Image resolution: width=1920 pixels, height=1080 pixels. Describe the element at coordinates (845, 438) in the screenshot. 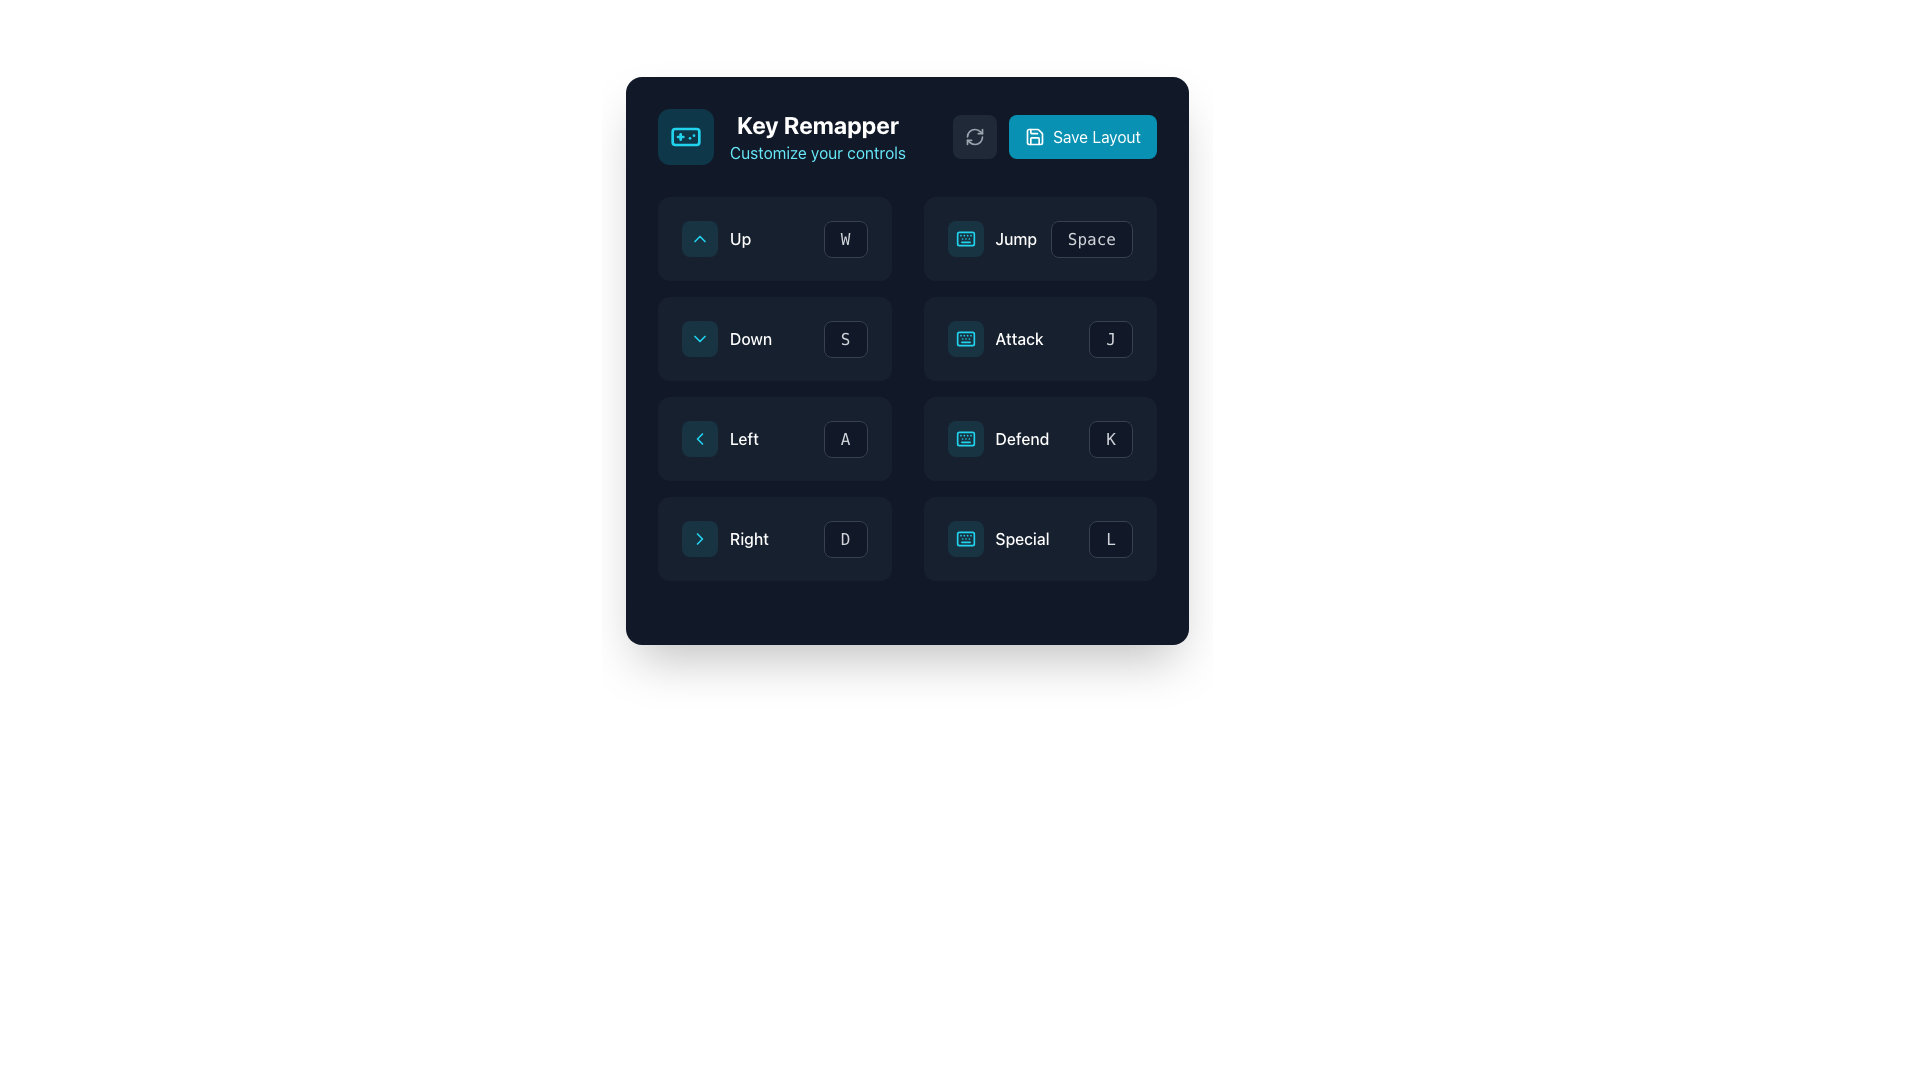

I see `the 'Left' action button in the key remapping interface` at that location.